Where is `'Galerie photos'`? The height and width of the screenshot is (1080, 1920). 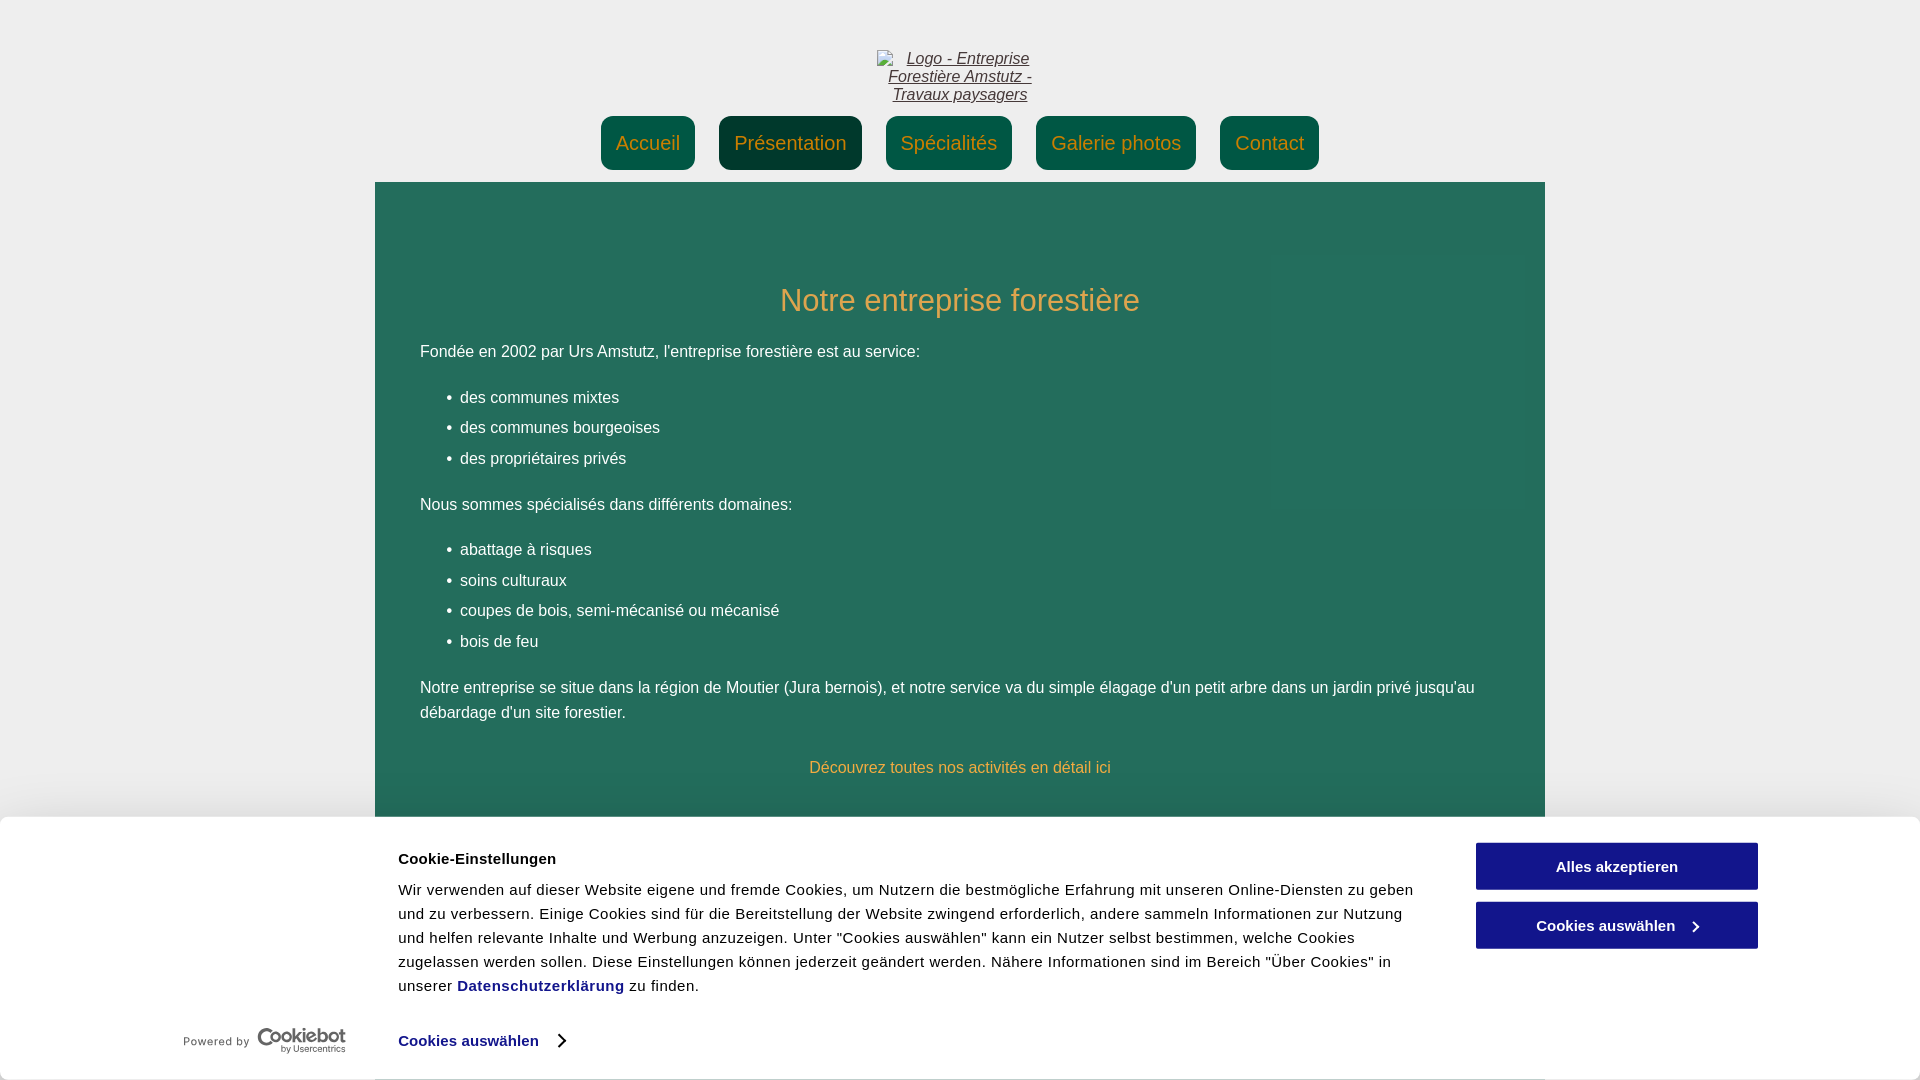
'Galerie photos' is located at coordinates (1115, 141).